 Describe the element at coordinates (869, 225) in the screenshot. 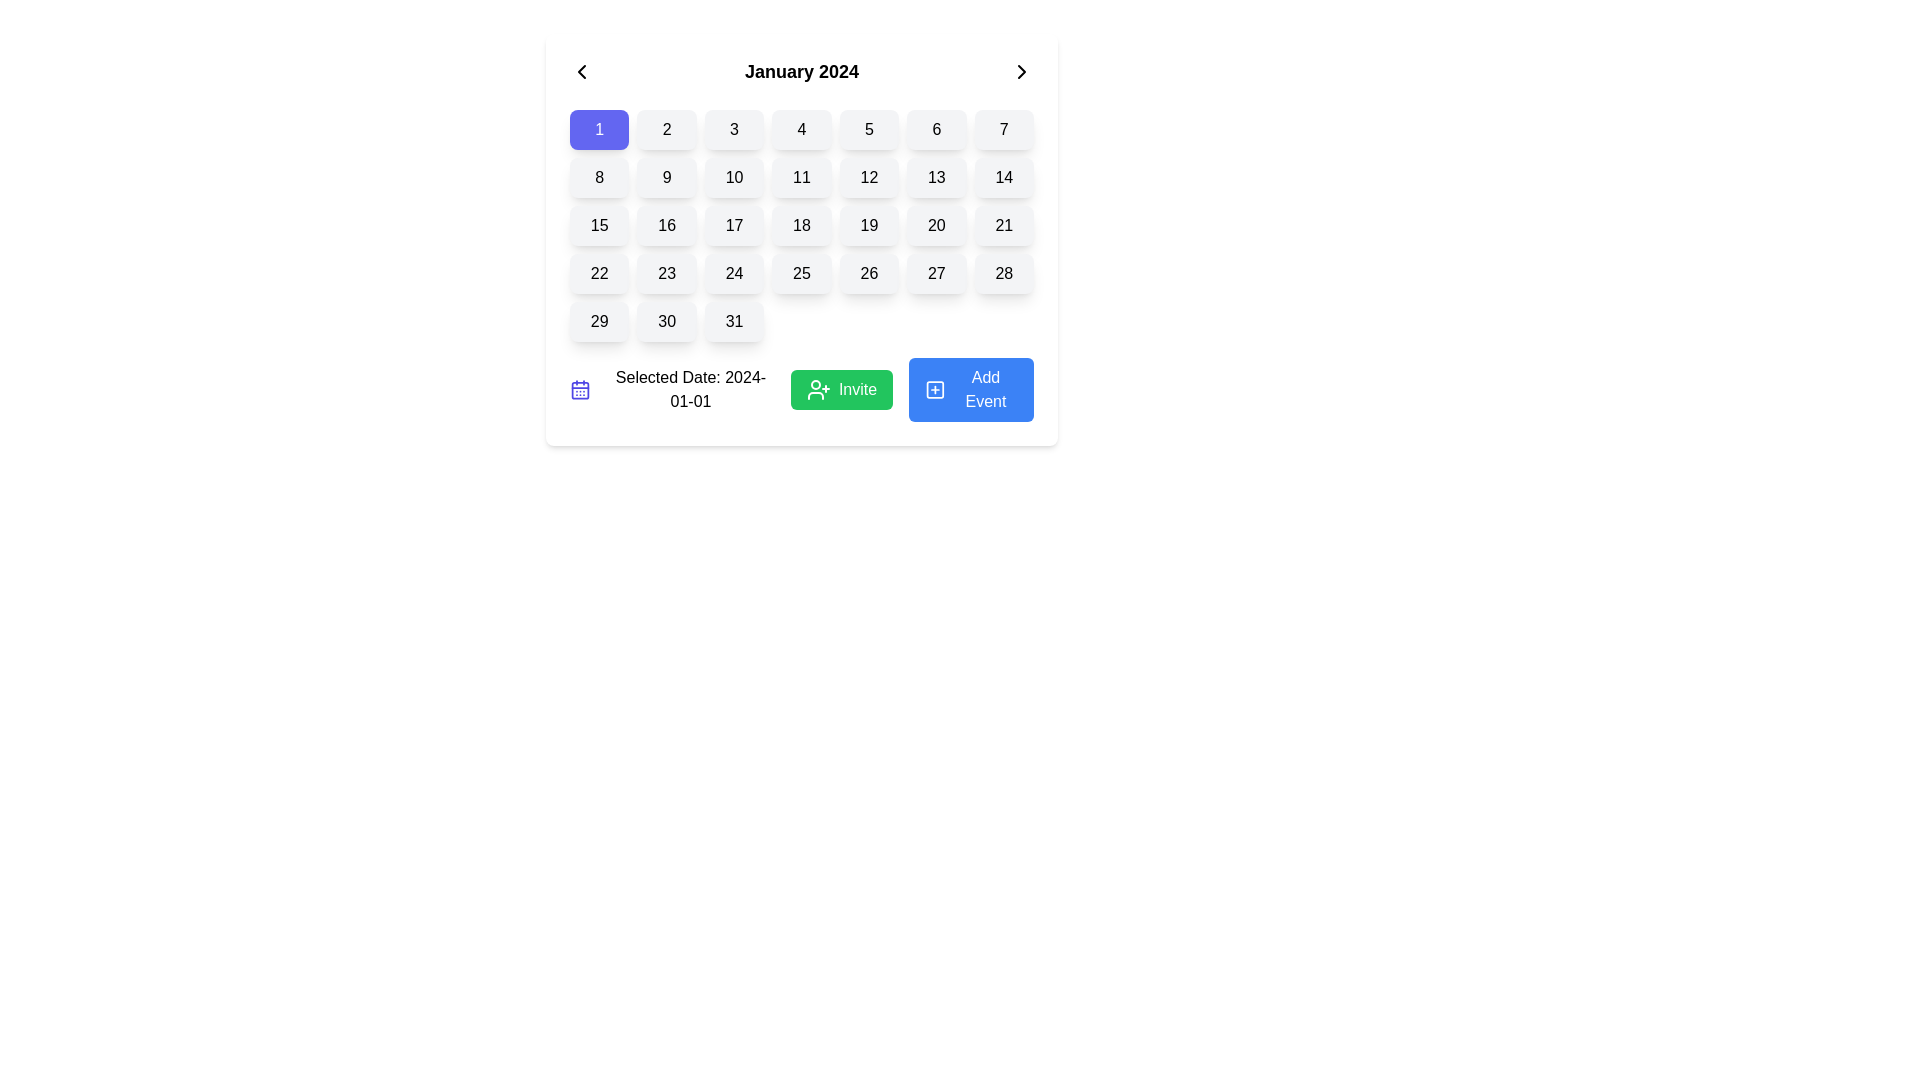

I see `the button-like calendar day cell displaying the number '19' in bold black text` at that location.